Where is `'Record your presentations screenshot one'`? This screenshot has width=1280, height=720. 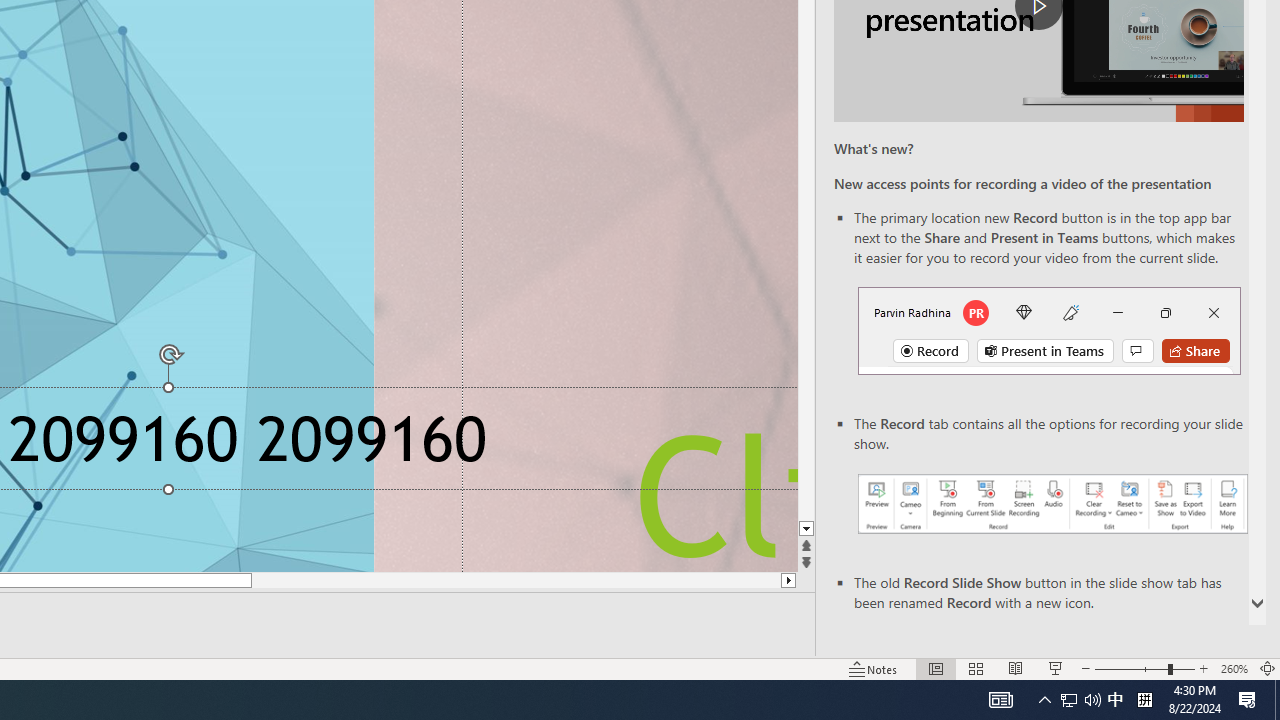 'Record your presentations screenshot one' is located at coordinates (1051, 502).